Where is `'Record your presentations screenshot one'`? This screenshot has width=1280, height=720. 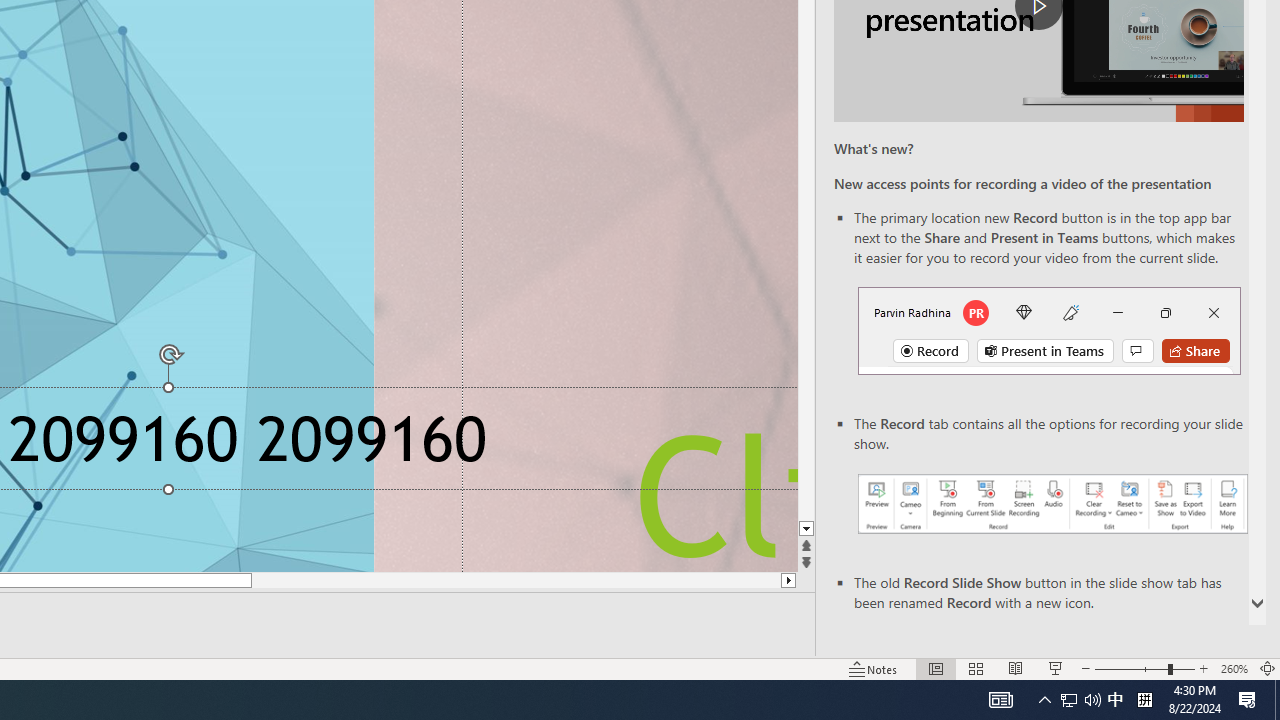 'Record your presentations screenshot one' is located at coordinates (1051, 502).